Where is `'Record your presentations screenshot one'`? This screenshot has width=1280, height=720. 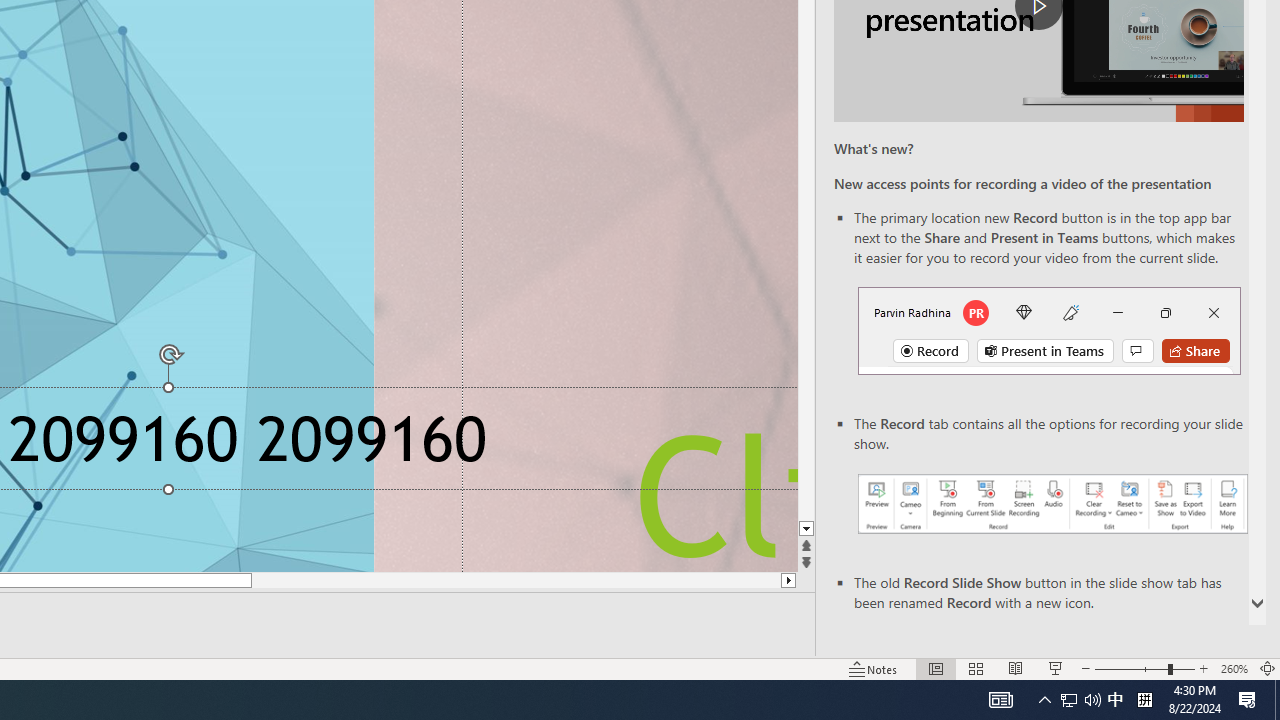 'Record your presentations screenshot one' is located at coordinates (1051, 502).